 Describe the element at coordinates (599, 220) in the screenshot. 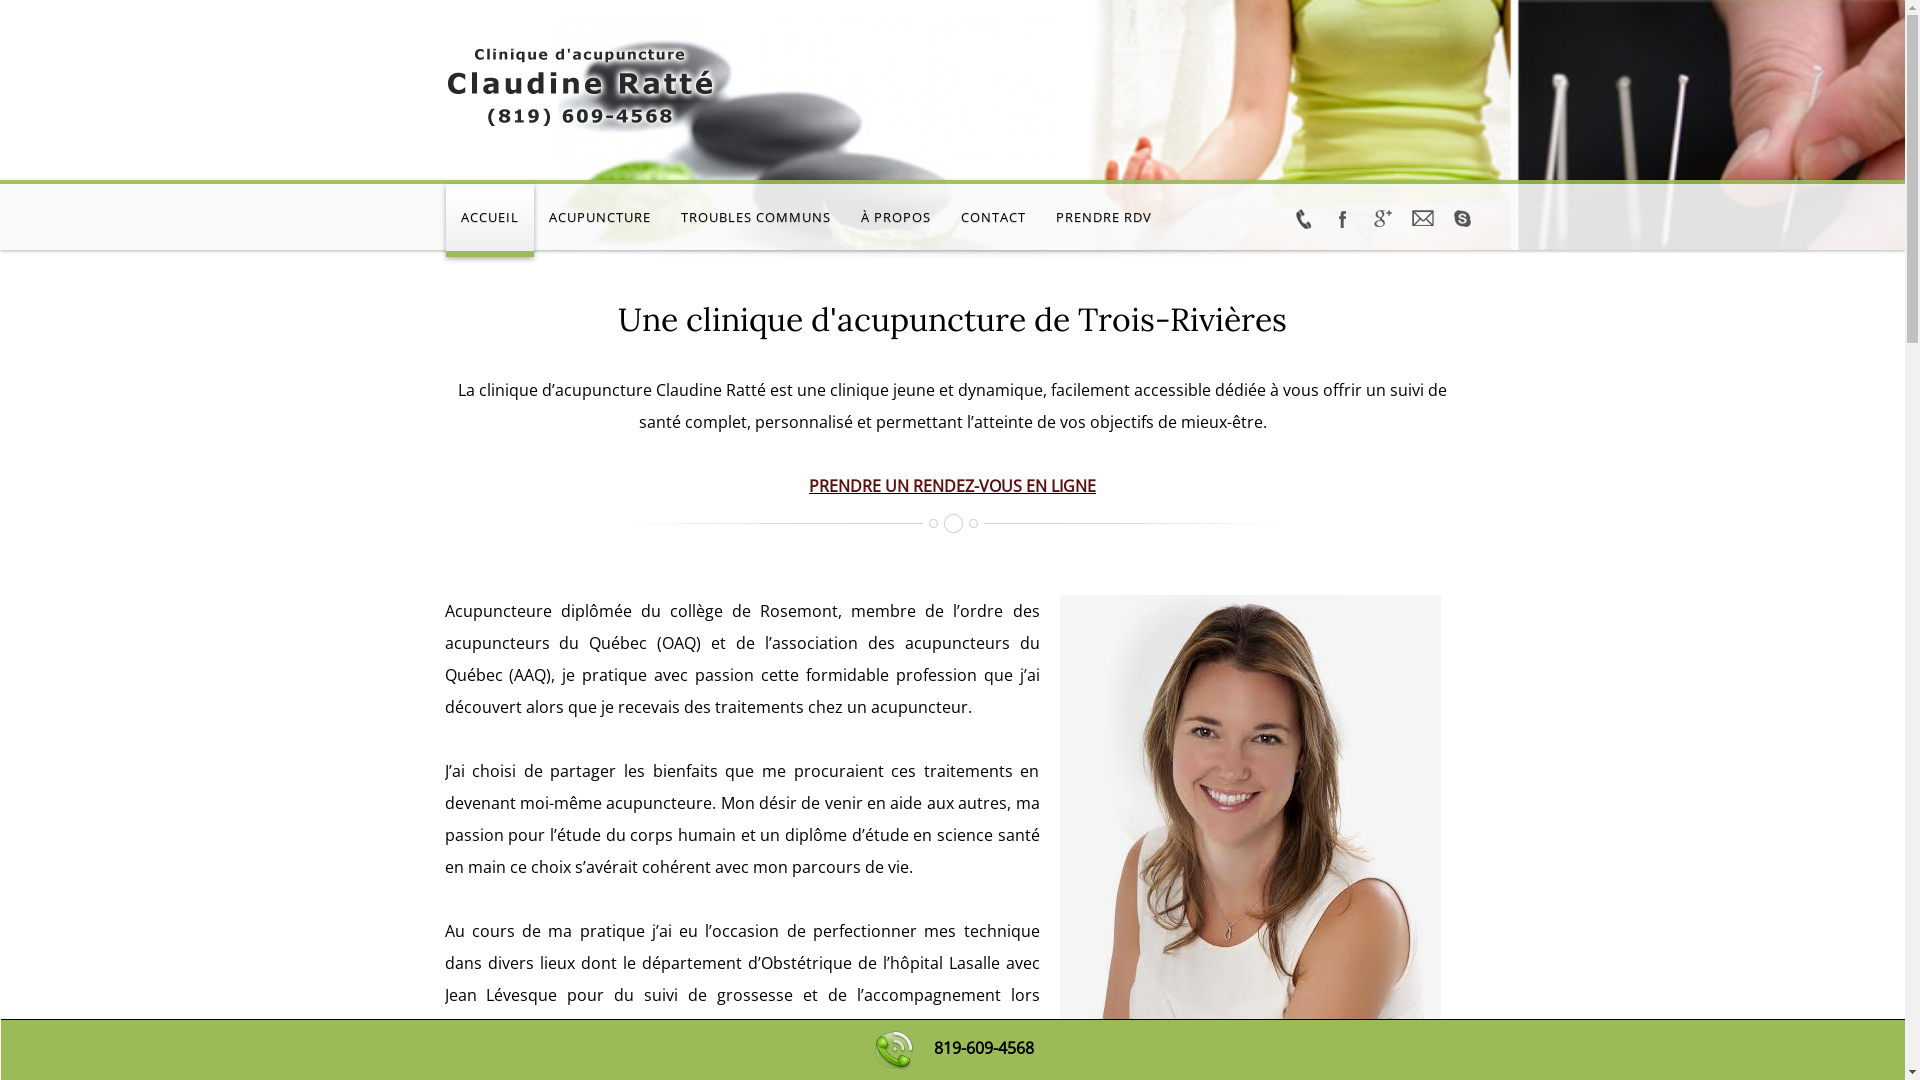

I see `'ACUPUNCTURE'` at that location.